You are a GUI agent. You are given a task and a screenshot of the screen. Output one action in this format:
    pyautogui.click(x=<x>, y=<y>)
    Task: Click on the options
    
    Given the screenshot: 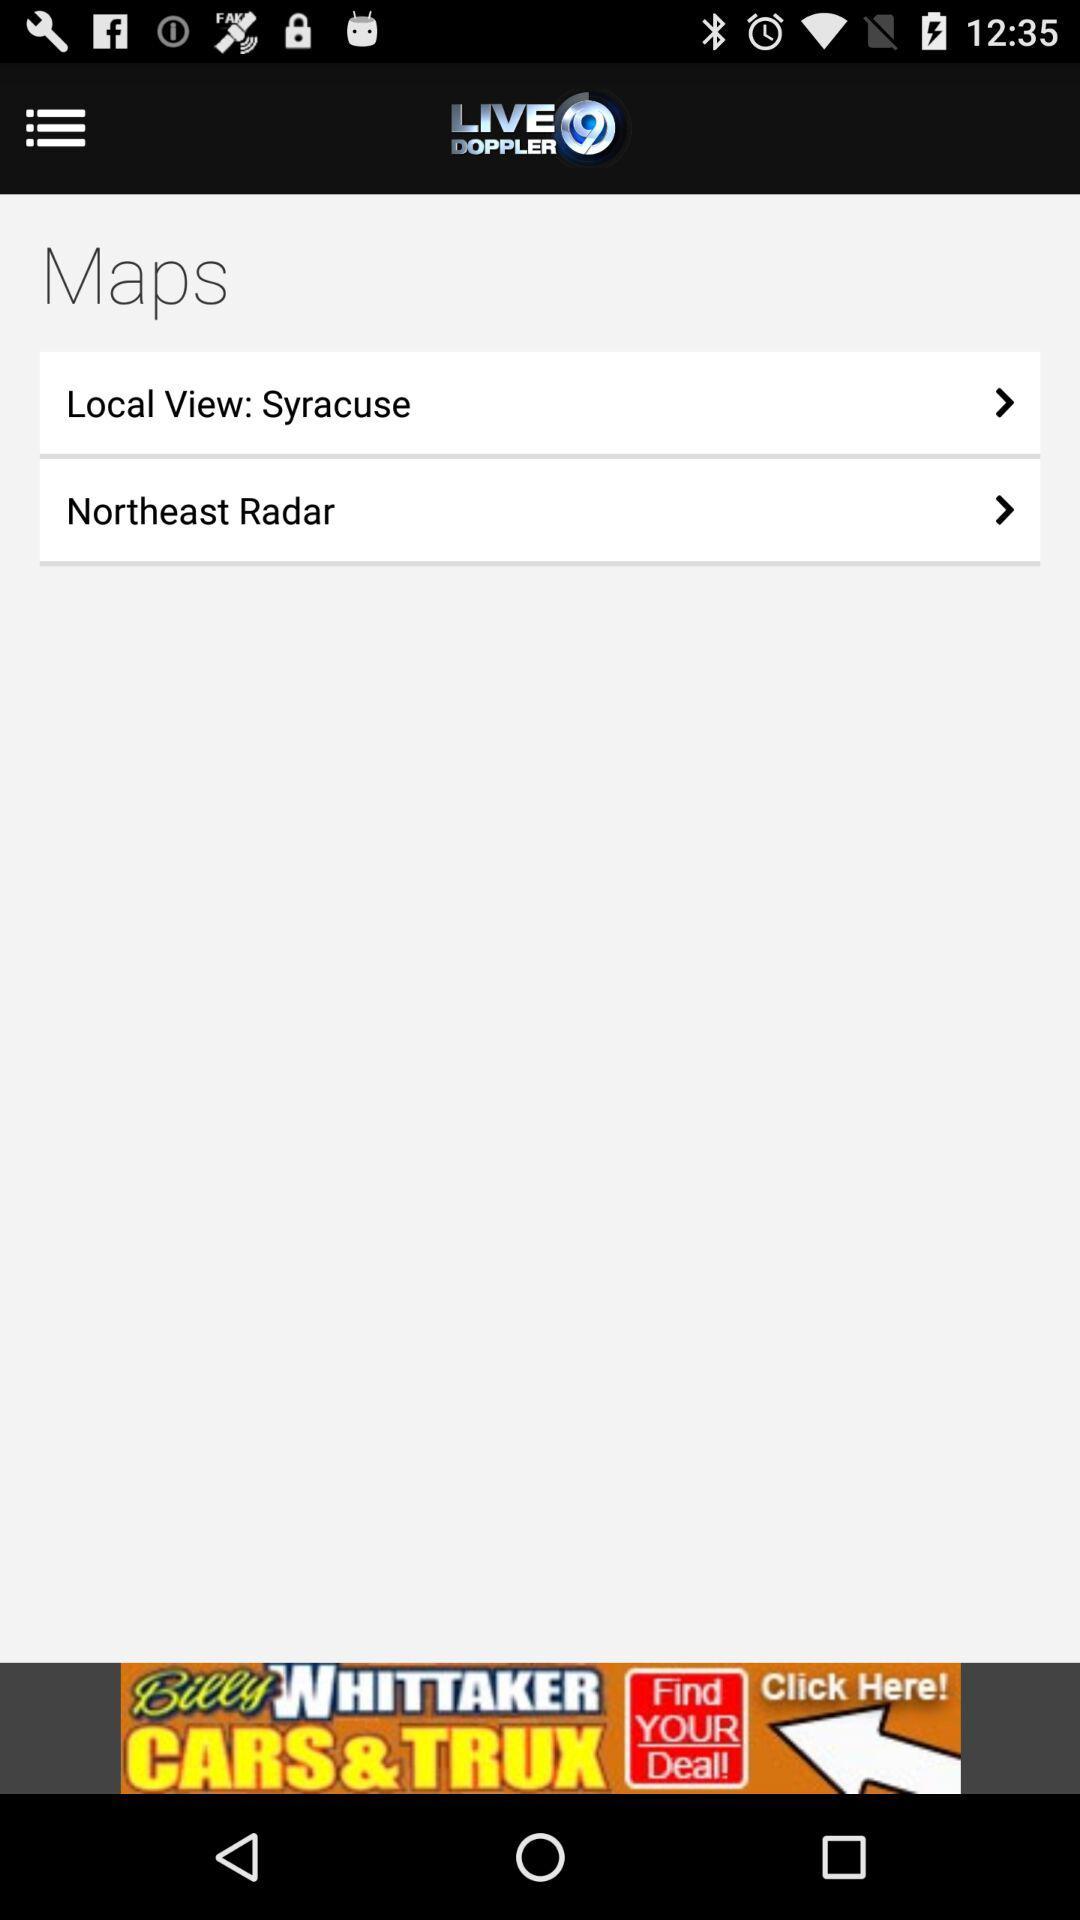 What is the action you would take?
    pyautogui.click(x=540, y=127)
    